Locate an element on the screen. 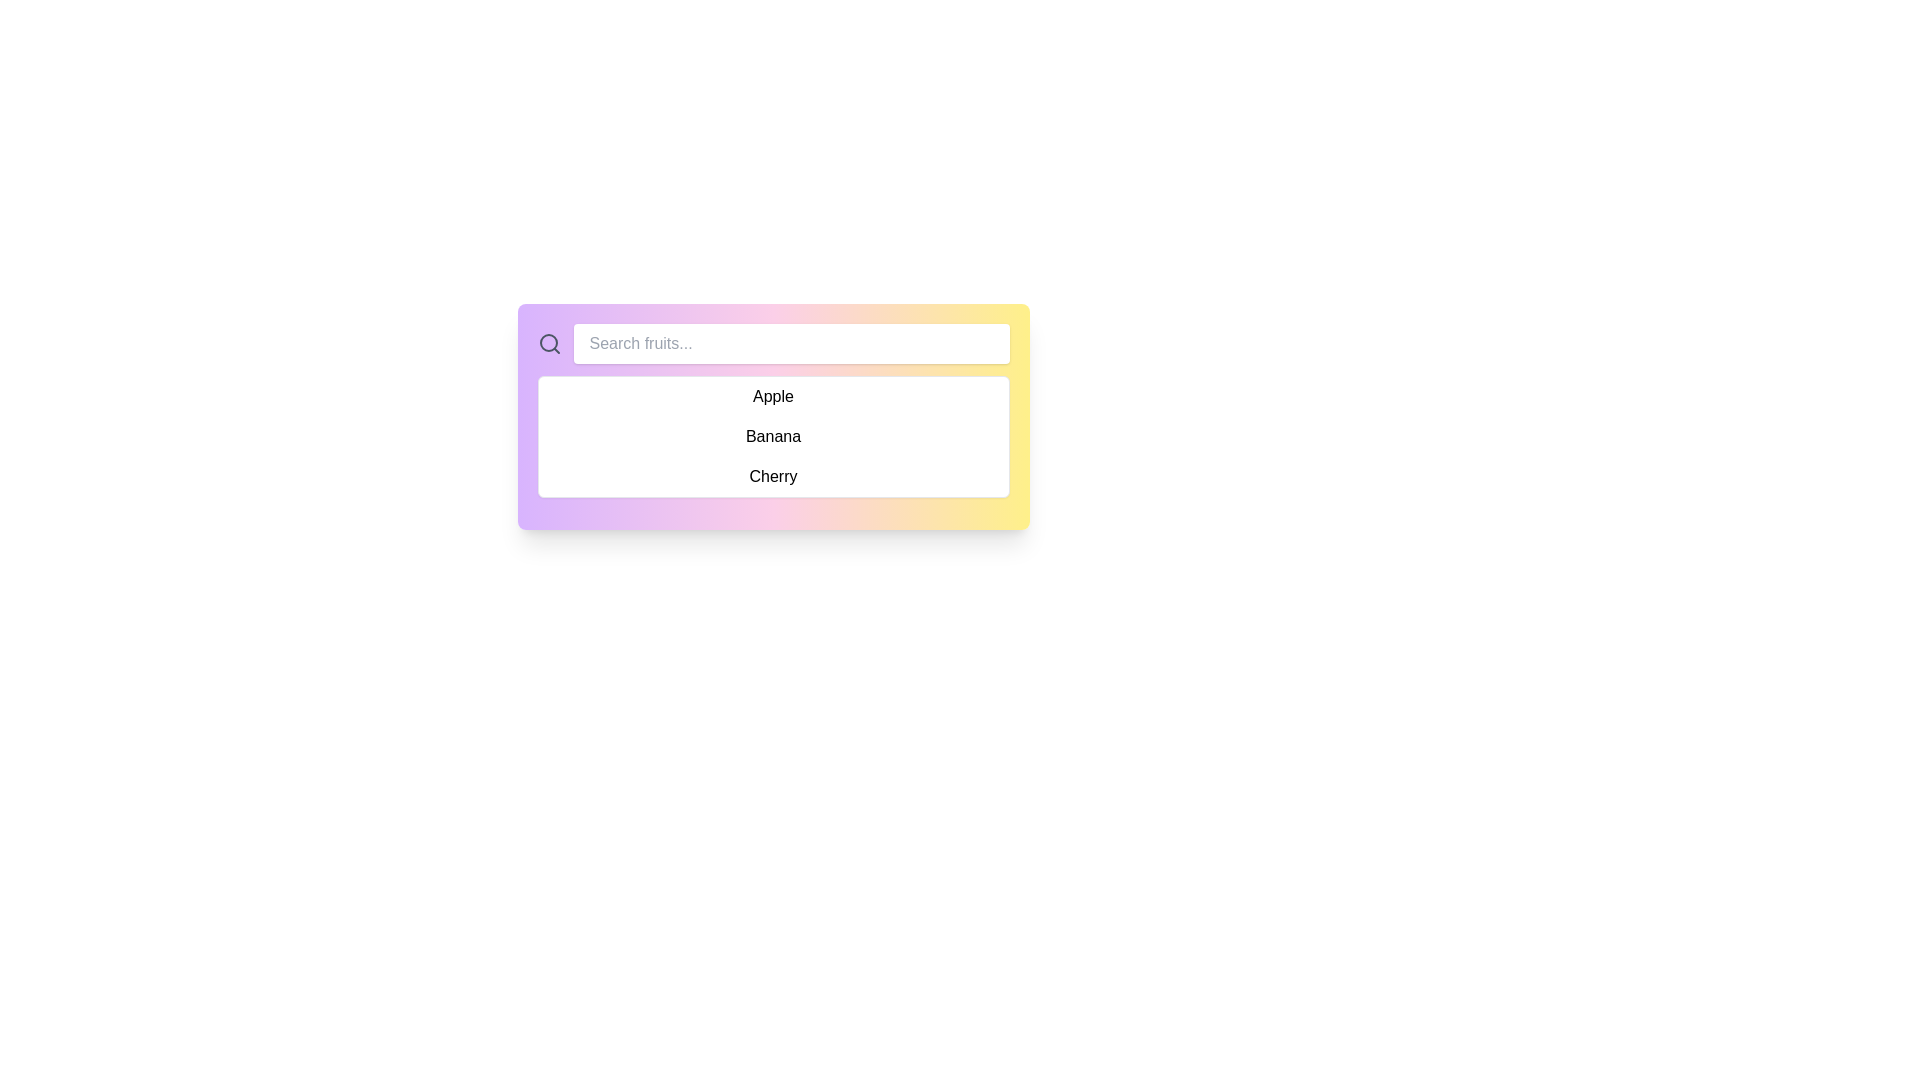 The height and width of the screenshot is (1080, 1920). the dropdown option containing the text 'Banana' is located at coordinates (772, 435).